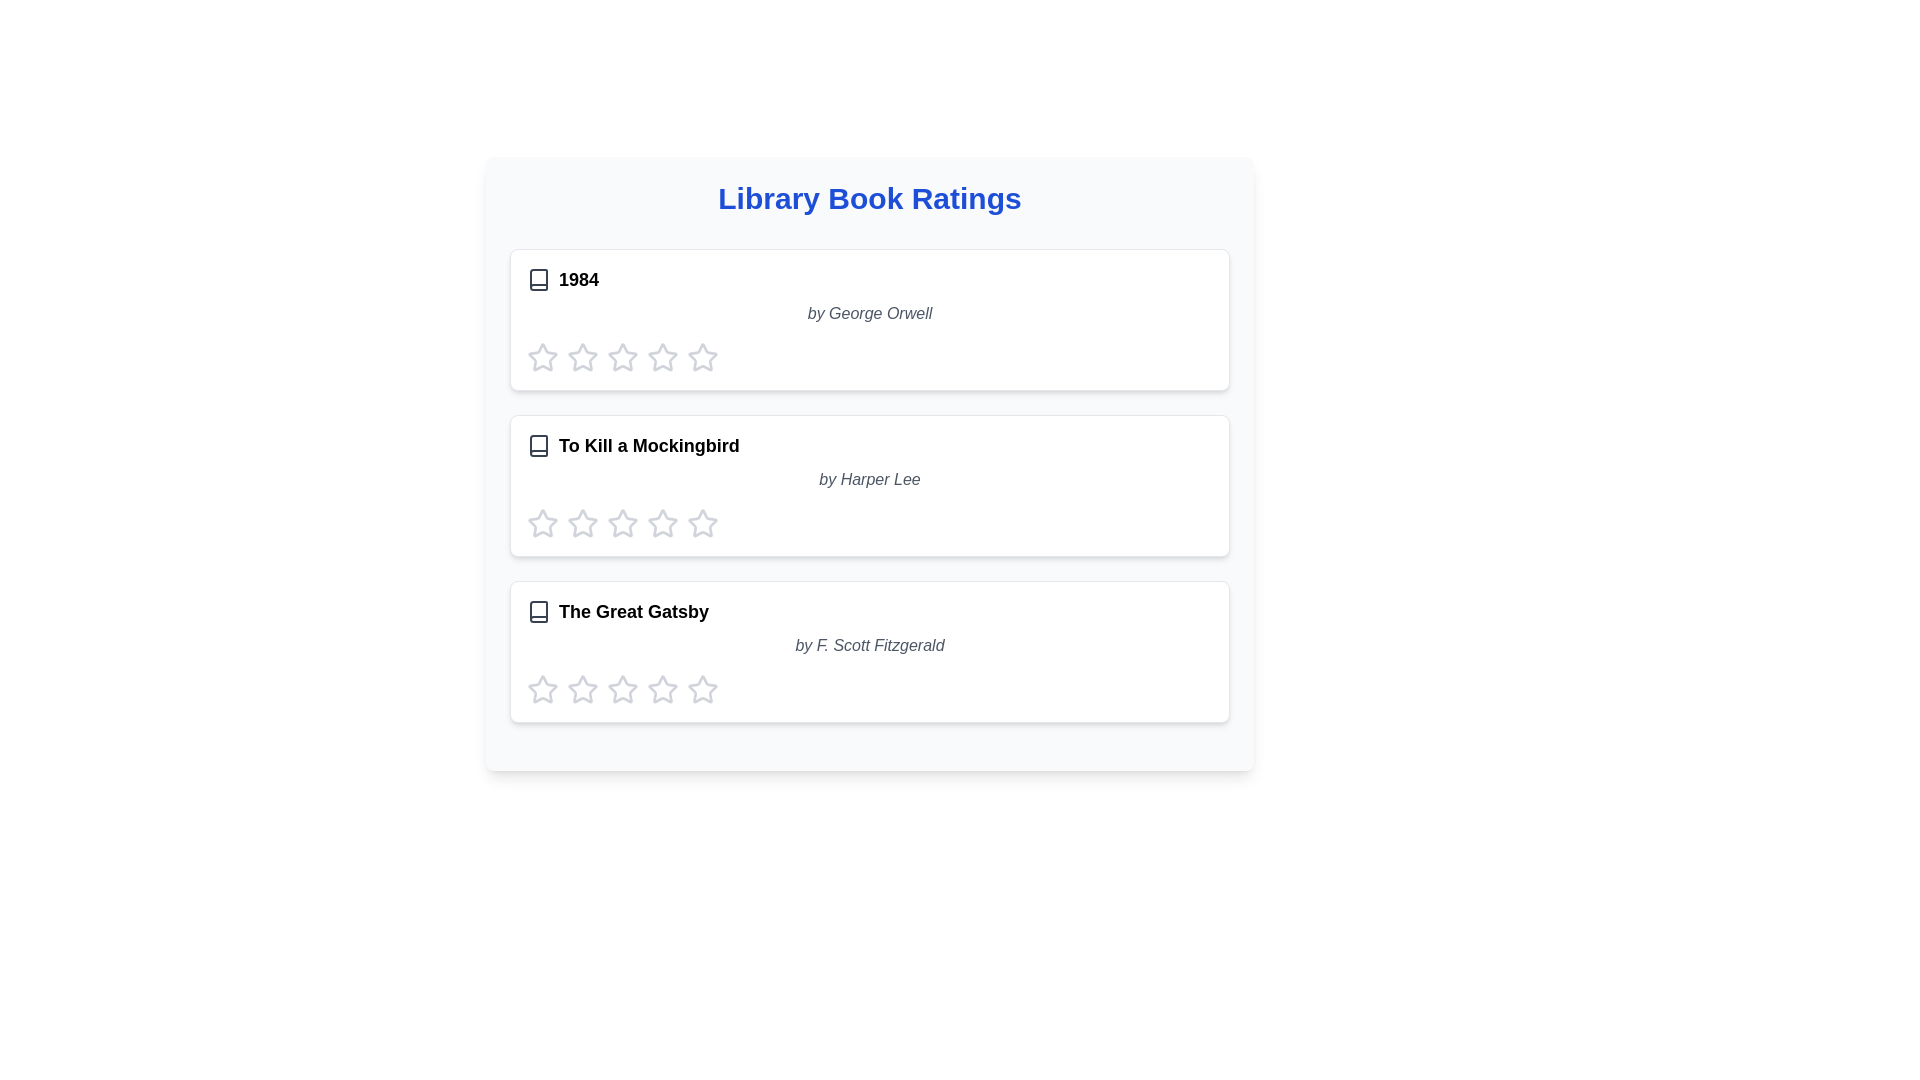 The height and width of the screenshot is (1080, 1920). Describe the element at coordinates (581, 356) in the screenshot. I see `the first star icon in the rating section to rate the book '1984' with one star` at that location.